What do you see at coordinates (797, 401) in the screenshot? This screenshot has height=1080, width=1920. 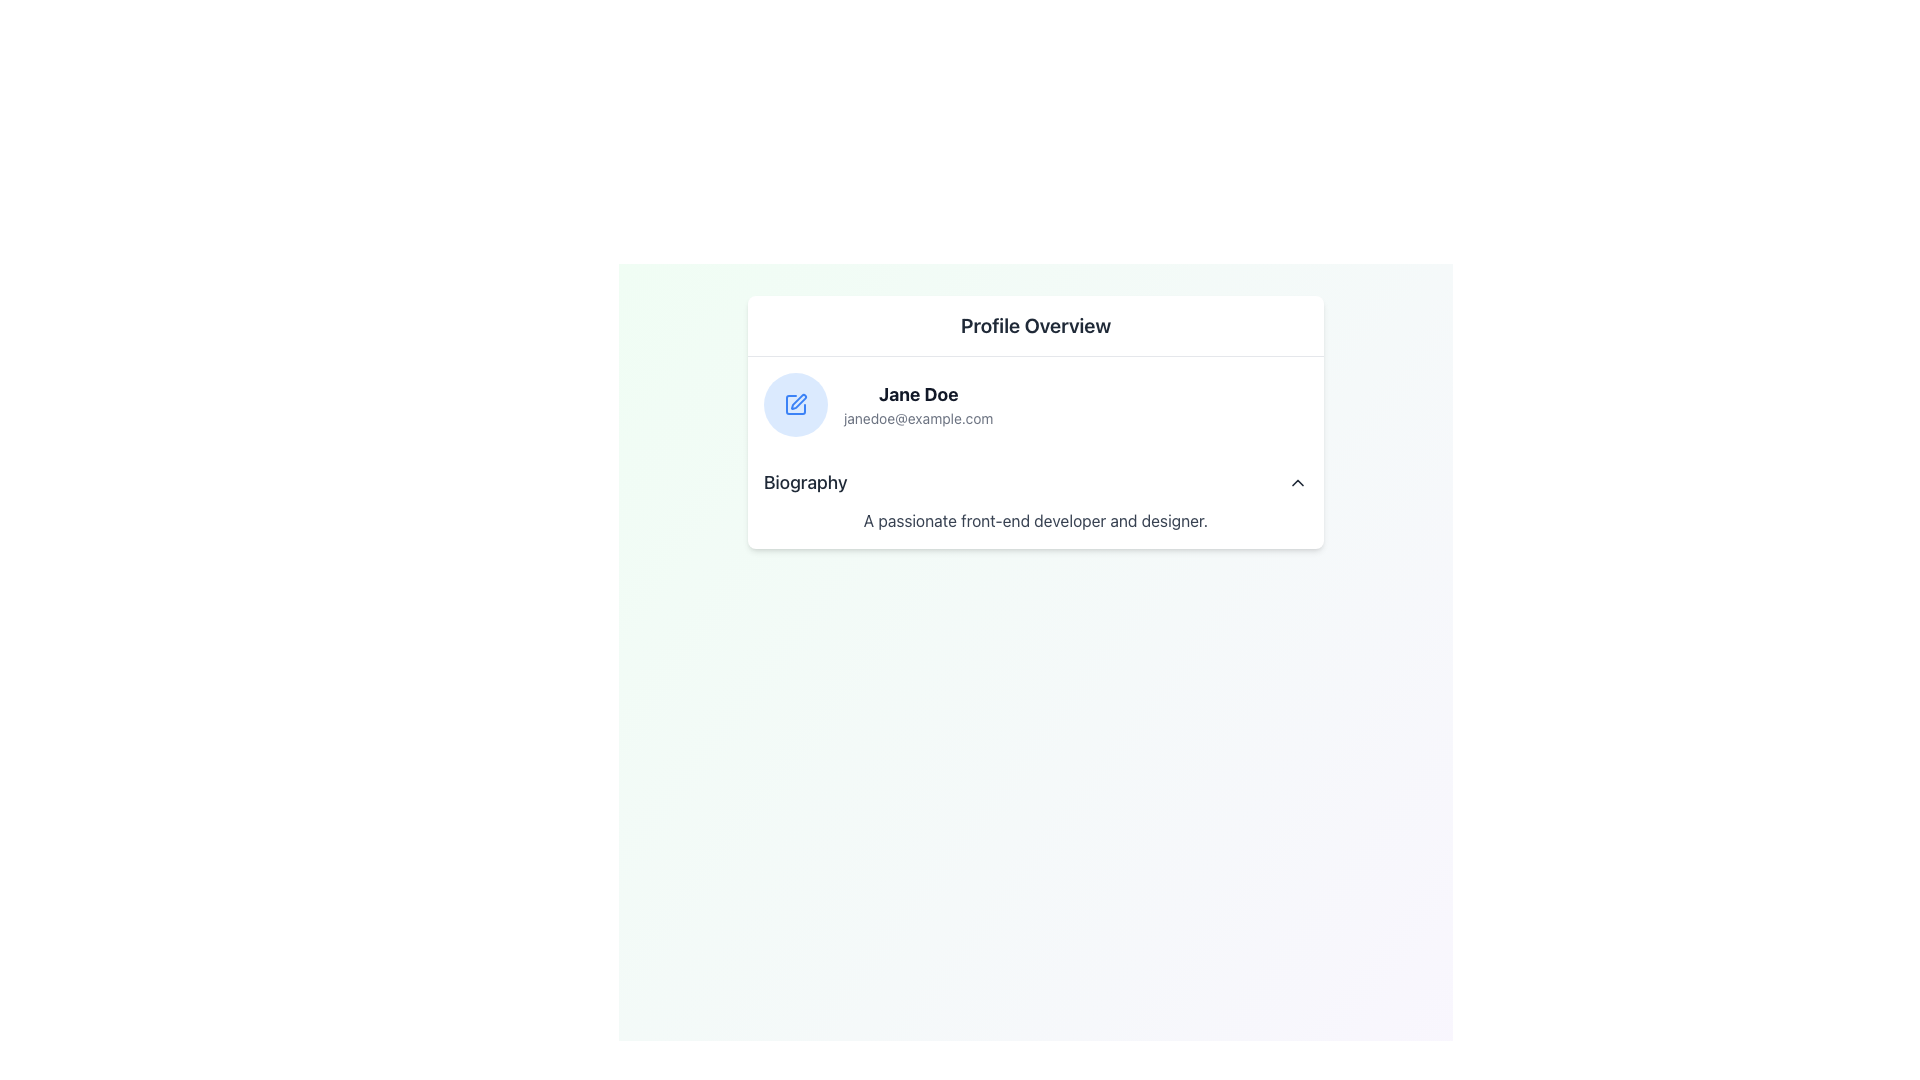 I see `the blue pen icon located within a square graphical frame, positioned to the left of the user's profile information on the profile overview card` at bounding box center [797, 401].